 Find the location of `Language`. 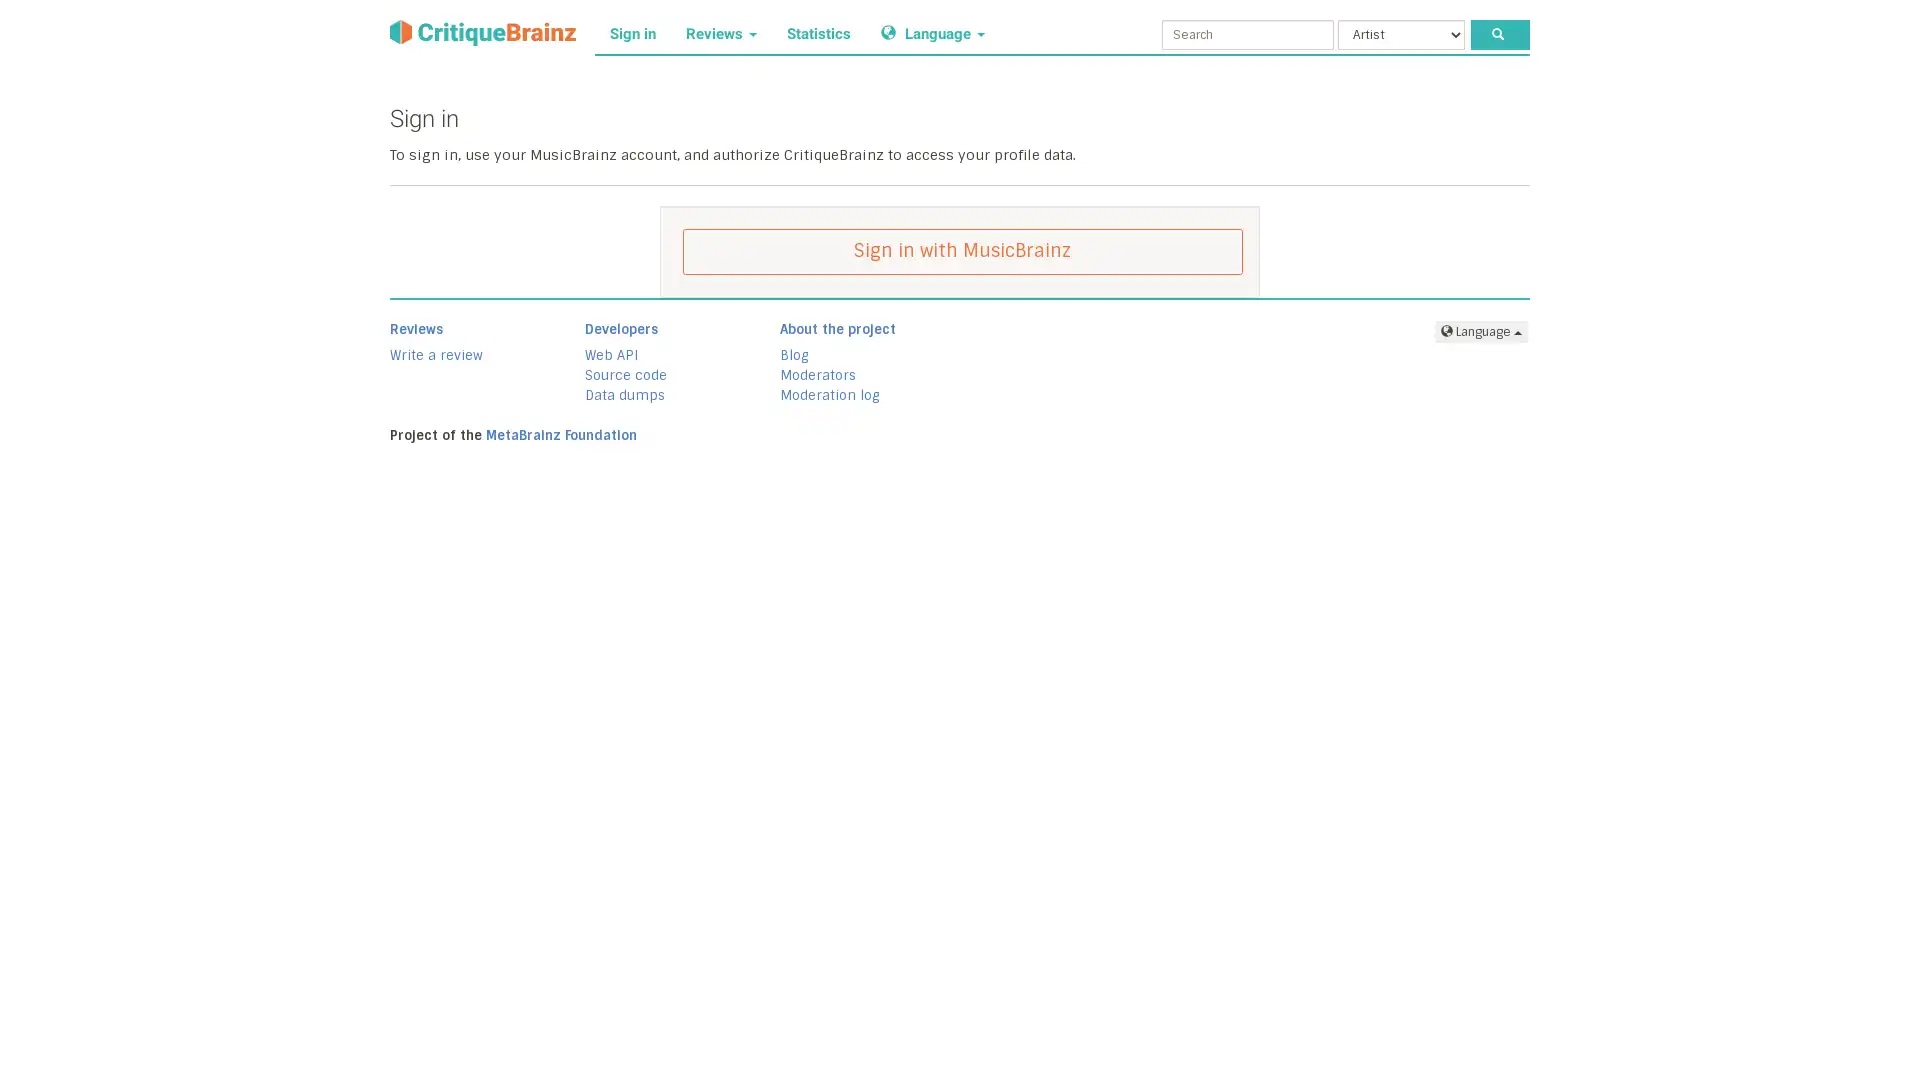

Language is located at coordinates (1481, 330).